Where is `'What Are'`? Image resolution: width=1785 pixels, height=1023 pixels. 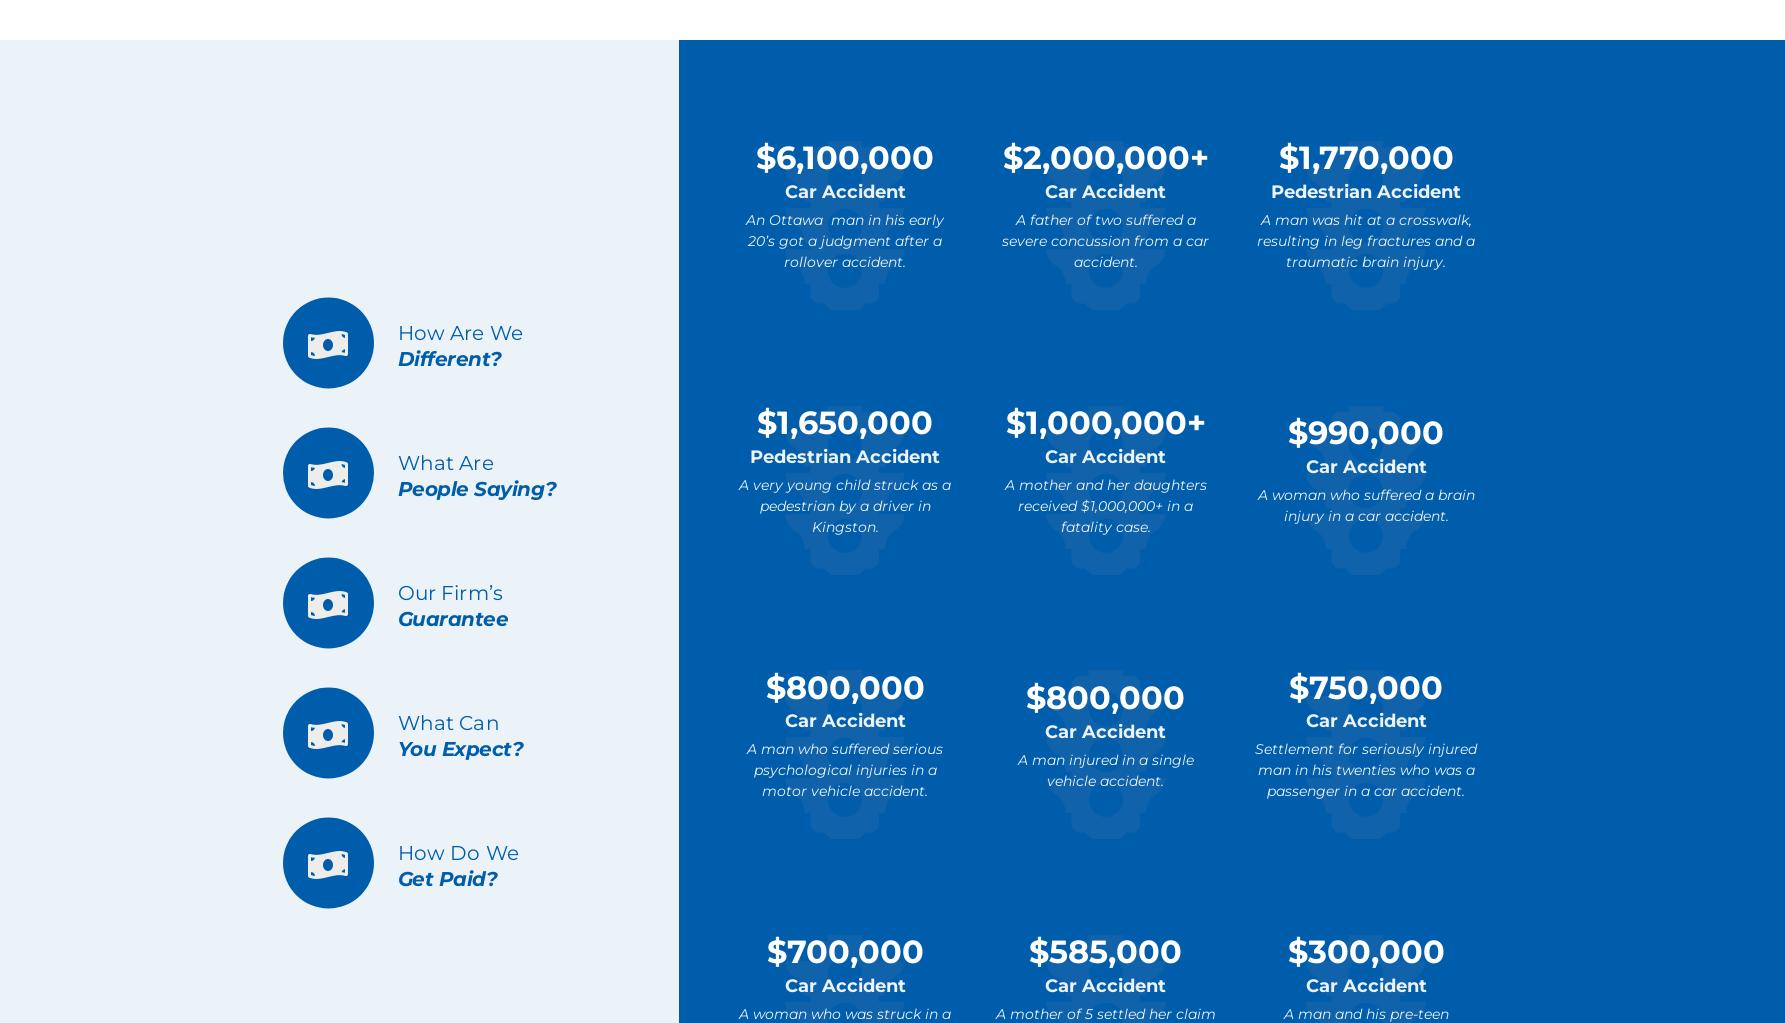
'What Are' is located at coordinates (444, 462).